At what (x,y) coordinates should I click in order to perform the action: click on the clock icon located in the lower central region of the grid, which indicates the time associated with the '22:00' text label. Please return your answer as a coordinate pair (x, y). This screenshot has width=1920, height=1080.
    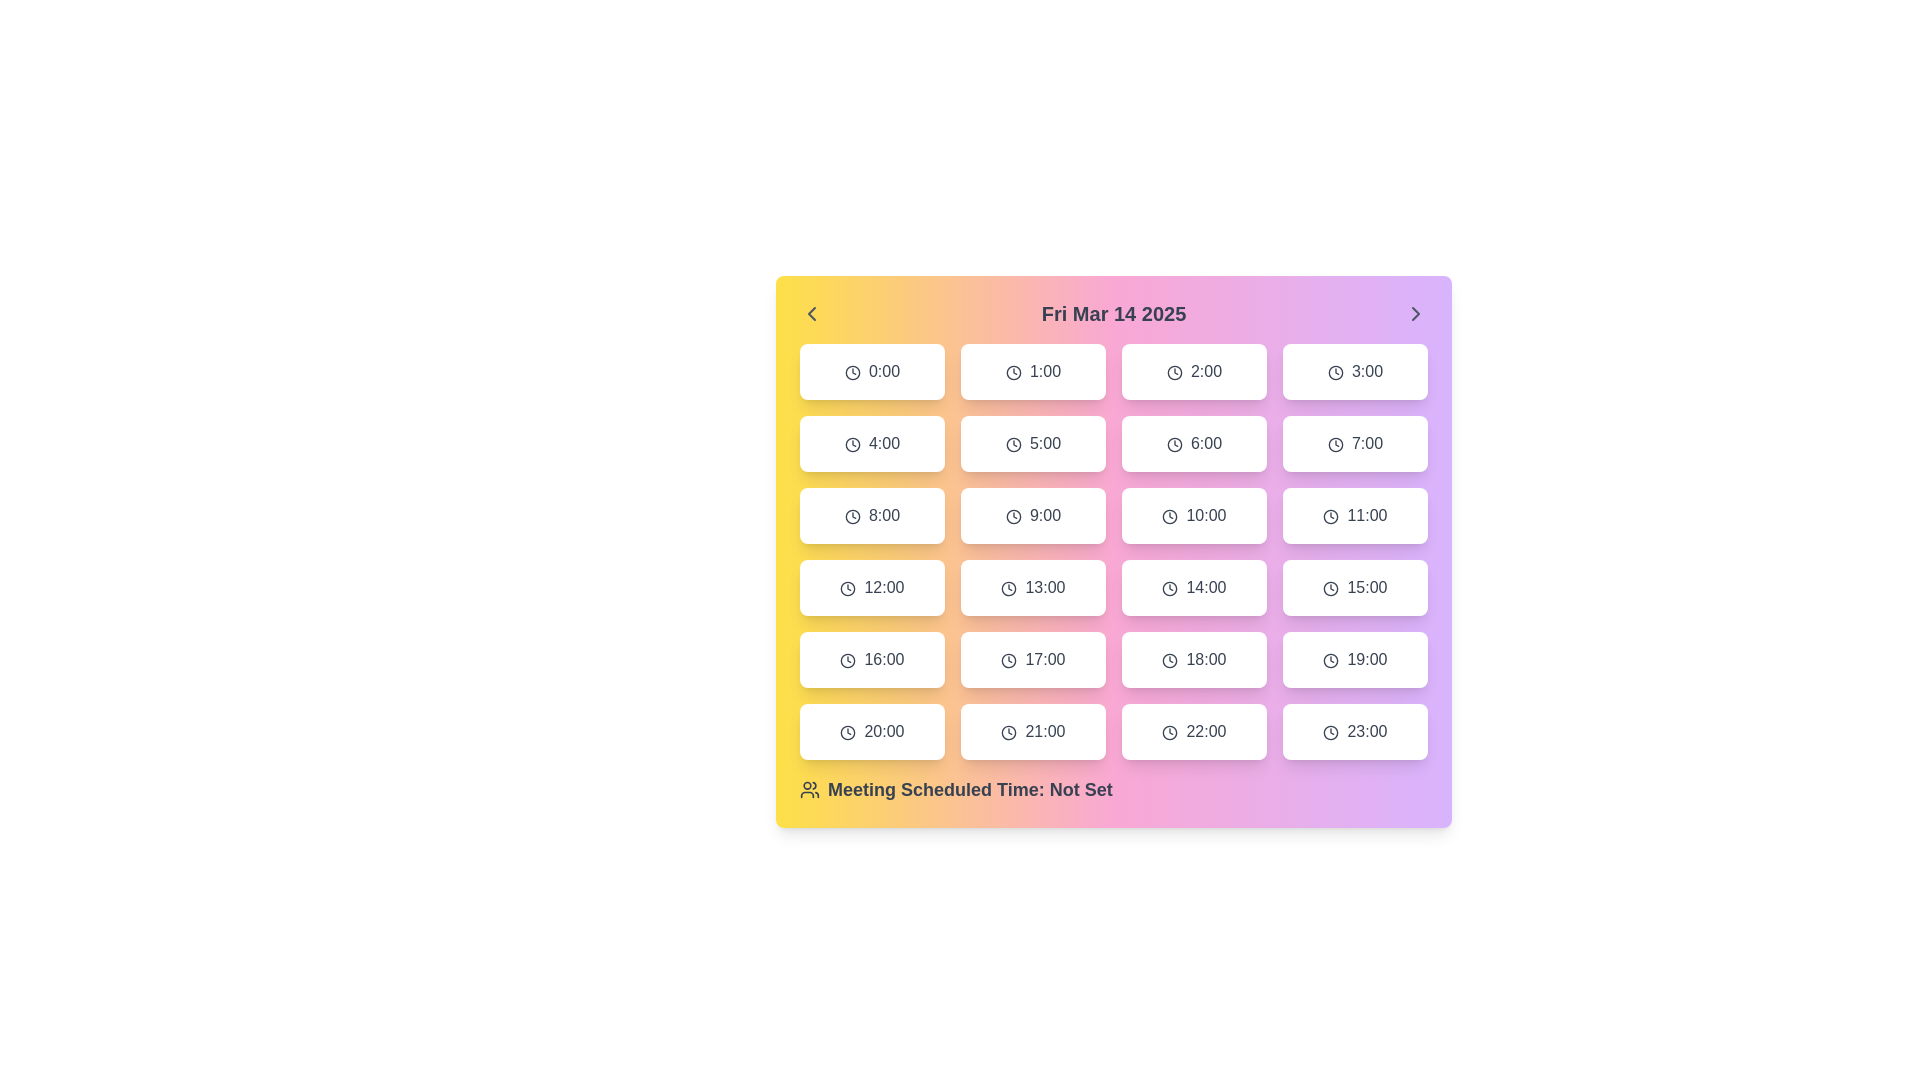
    Looking at the image, I should click on (1170, 732).